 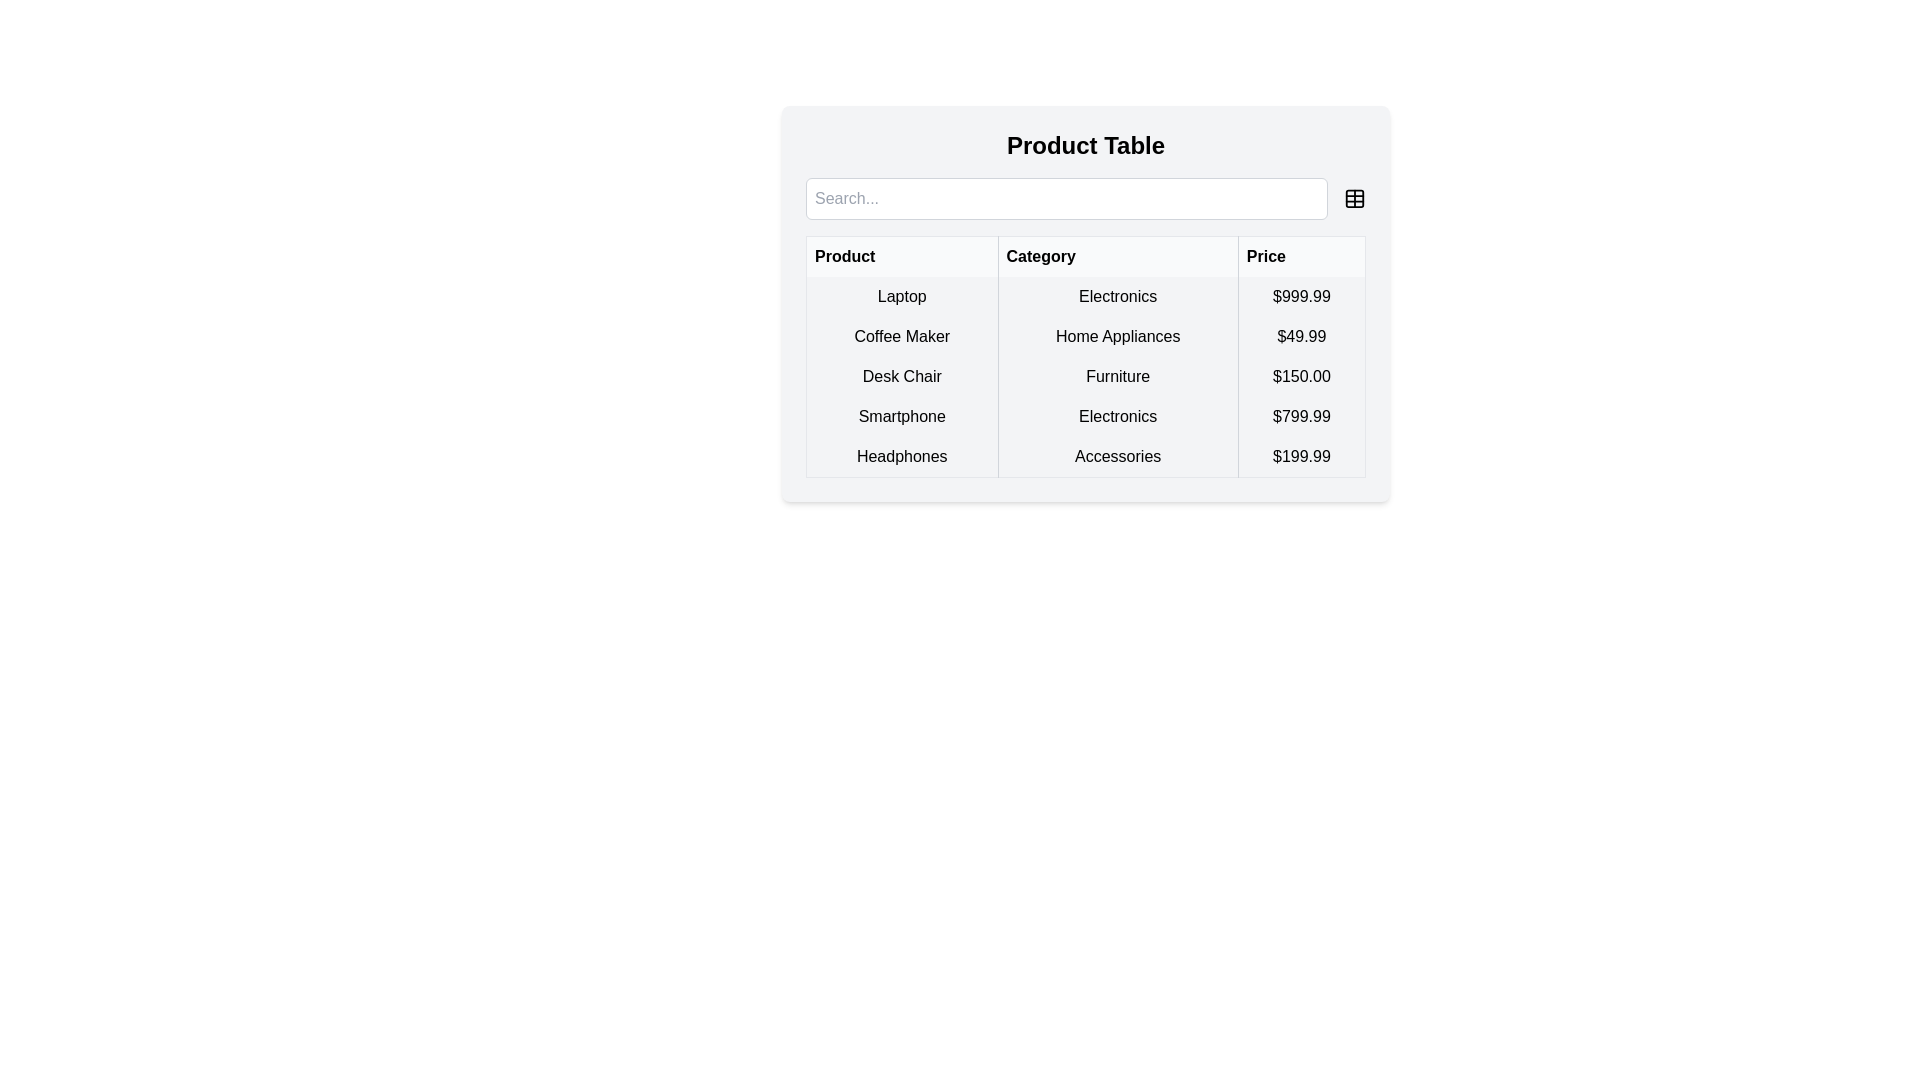 What do you see at coordinates (901, 377) in the screenshot?
I see `the 'Desk Chair' text item in the 'Product Table' located in the third row, first column, which is styled with borders on the right and gray coloration` at bounding box center [901, 377].